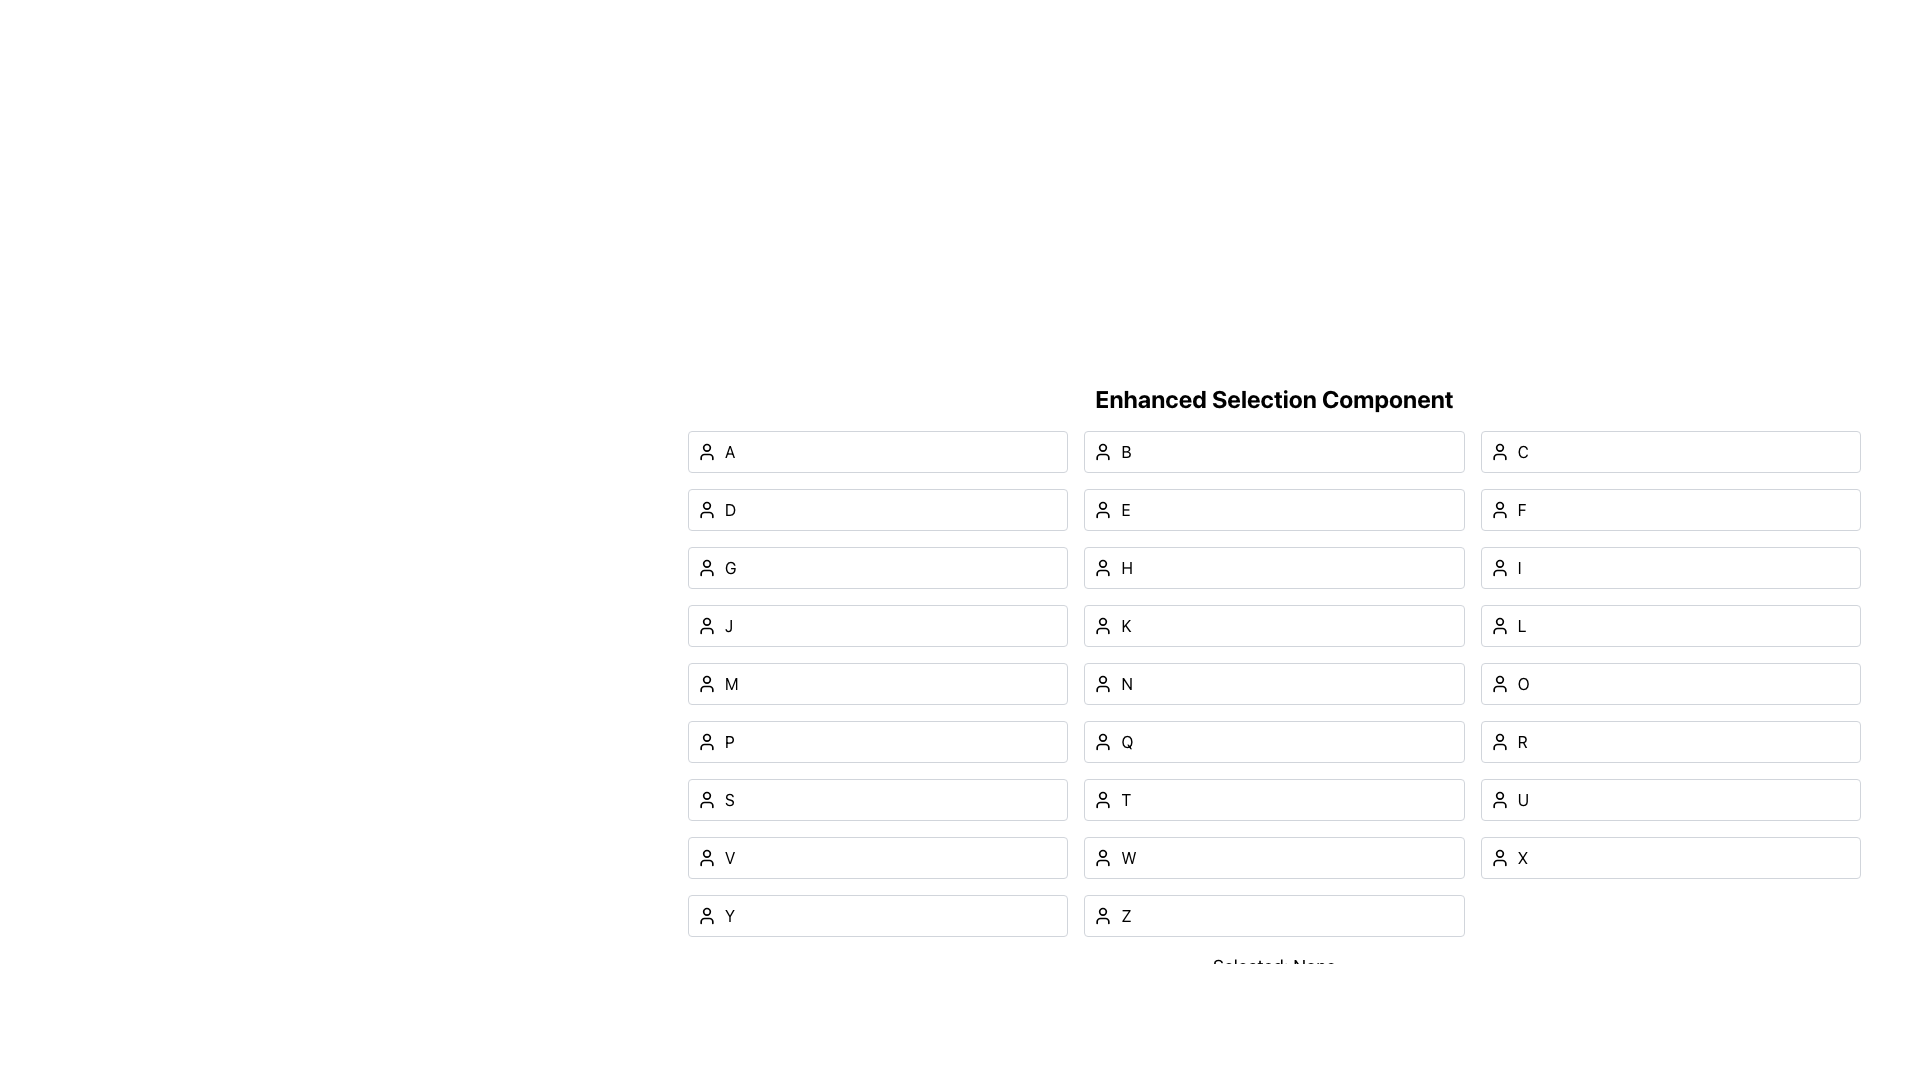  I want to click on the button labeled 'Q' in the grid layout, so click(1273, 741).